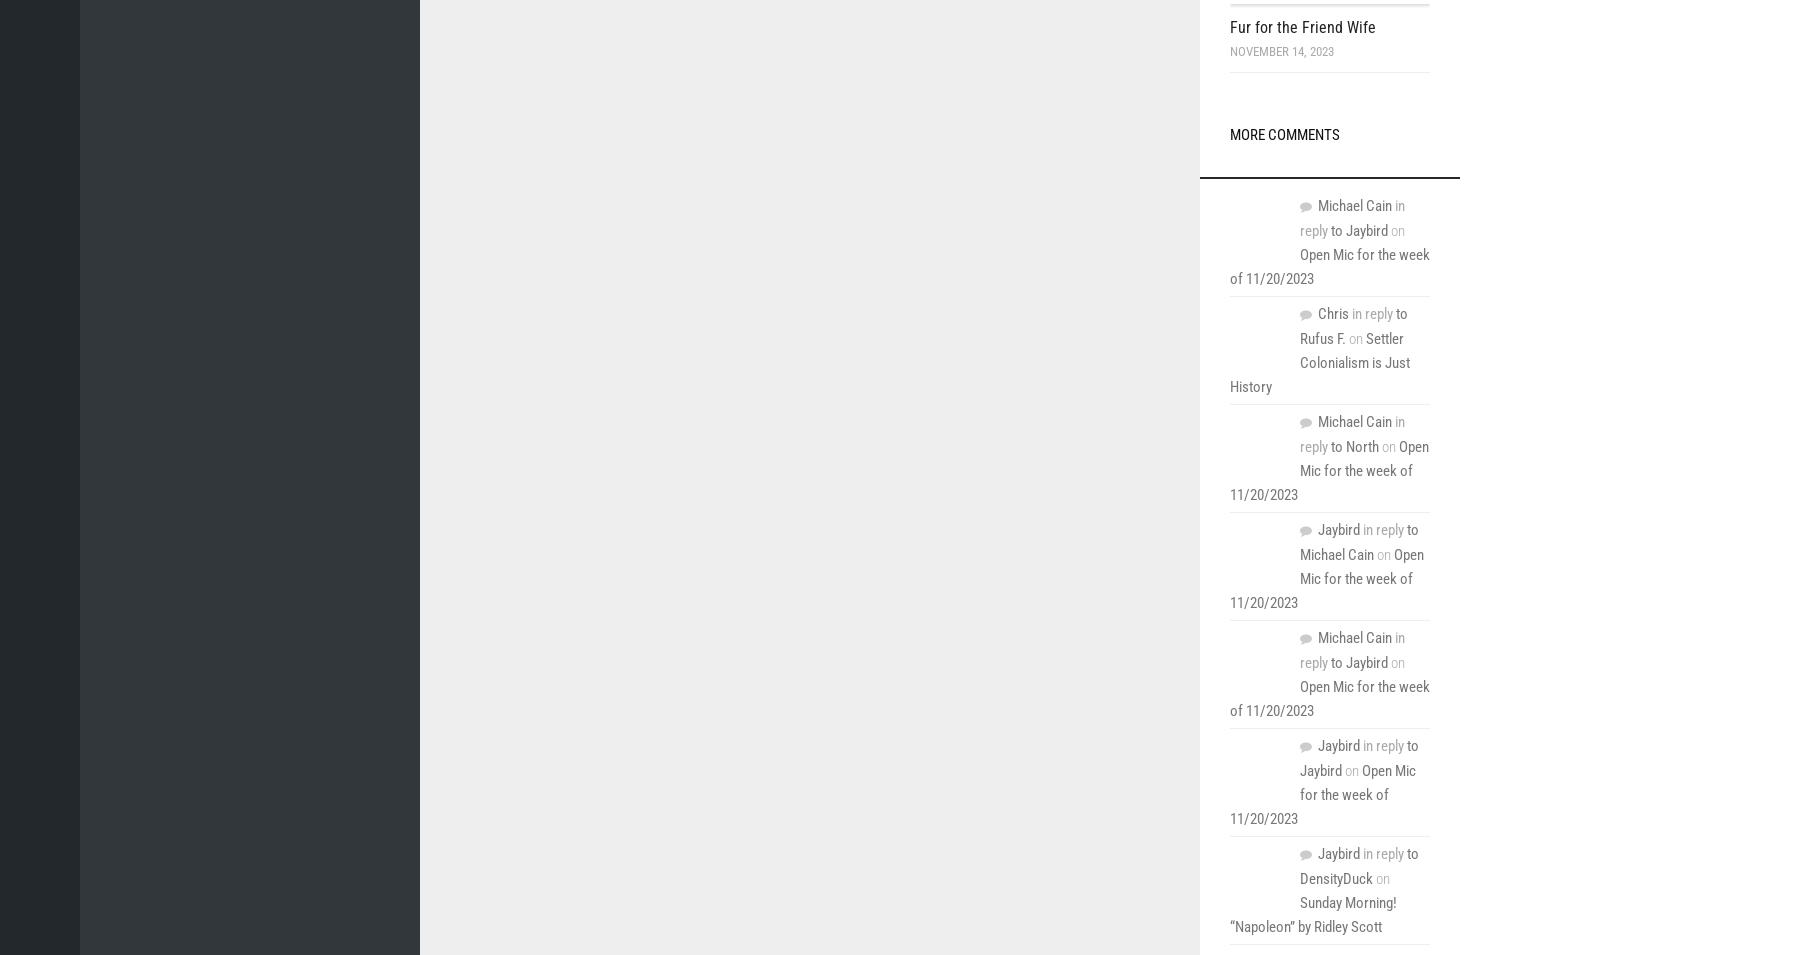 The height and width of the screenshot is (955, 1800). What do you see at coordinates (1299, 325) in the screenshot?
I see `'to Rufus F.'` at bounding box center [1299, 325].